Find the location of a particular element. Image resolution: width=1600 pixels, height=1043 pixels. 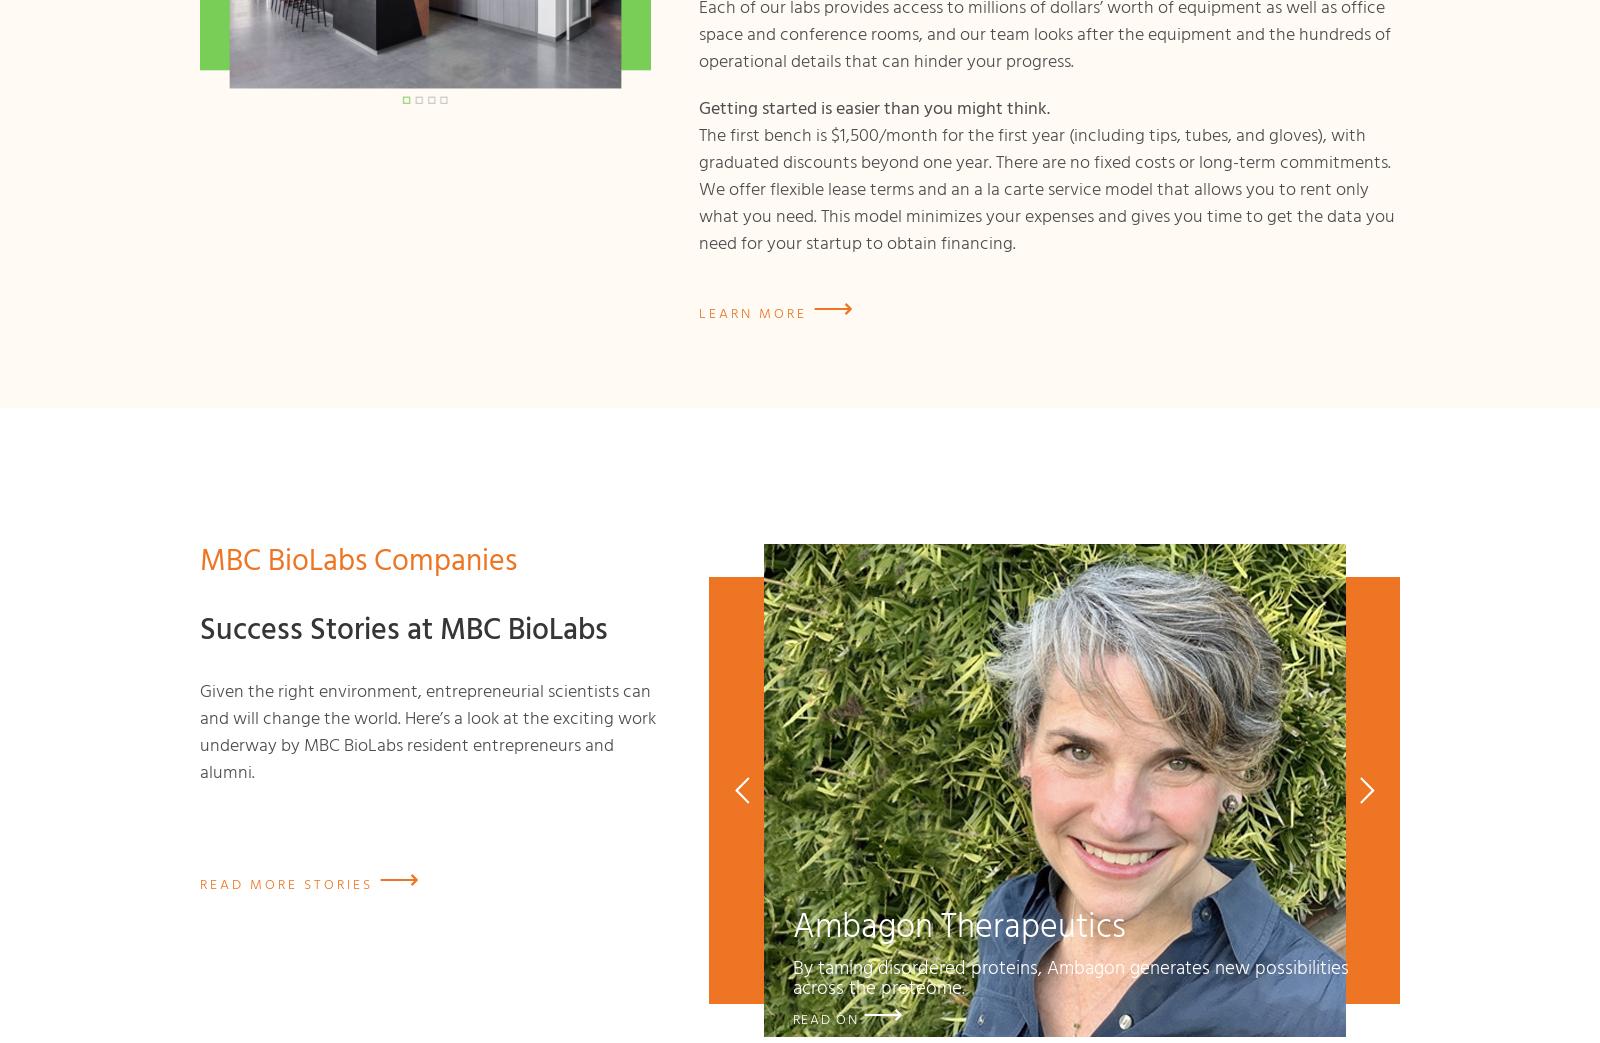

'Mammoth Biosciences' is located at coordinates (1075, 1019).